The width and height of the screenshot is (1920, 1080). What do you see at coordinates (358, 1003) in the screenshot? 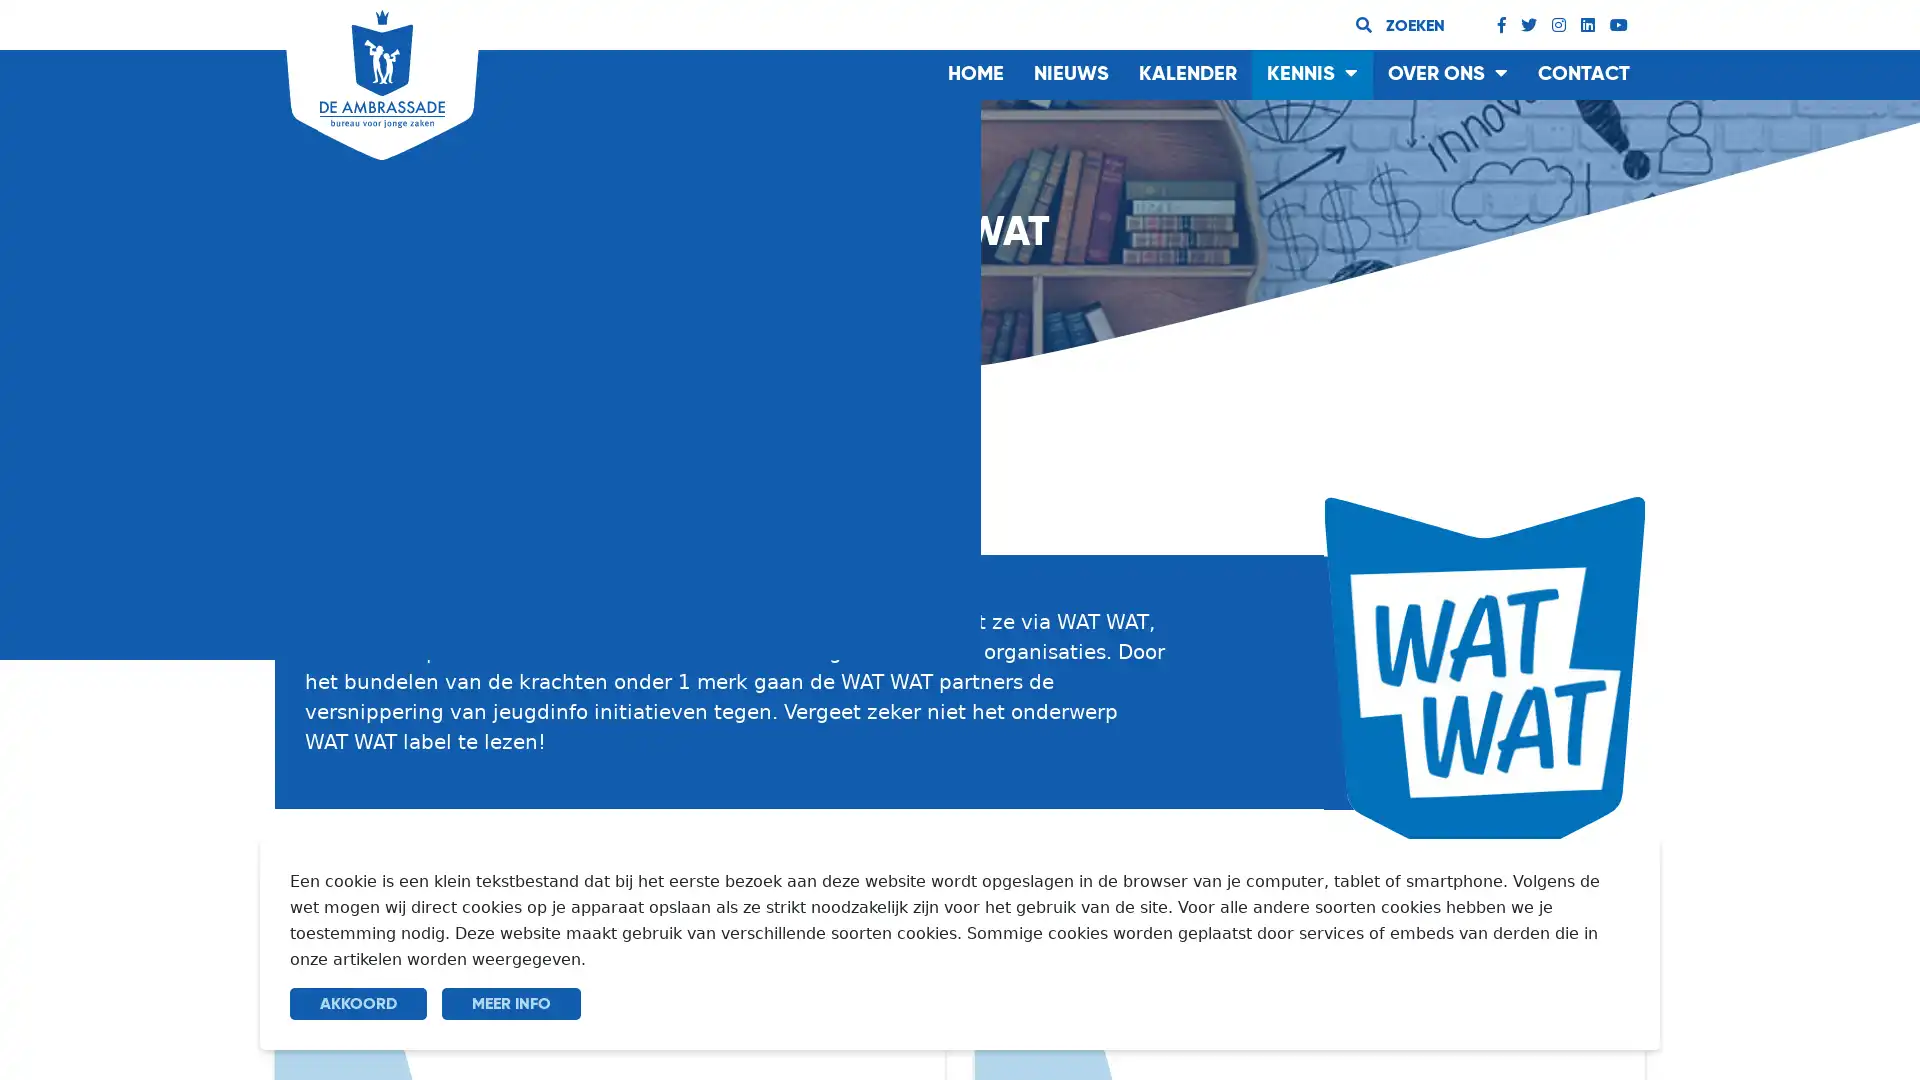
I see `AKKOORD` at bounding box center [358, 1003].